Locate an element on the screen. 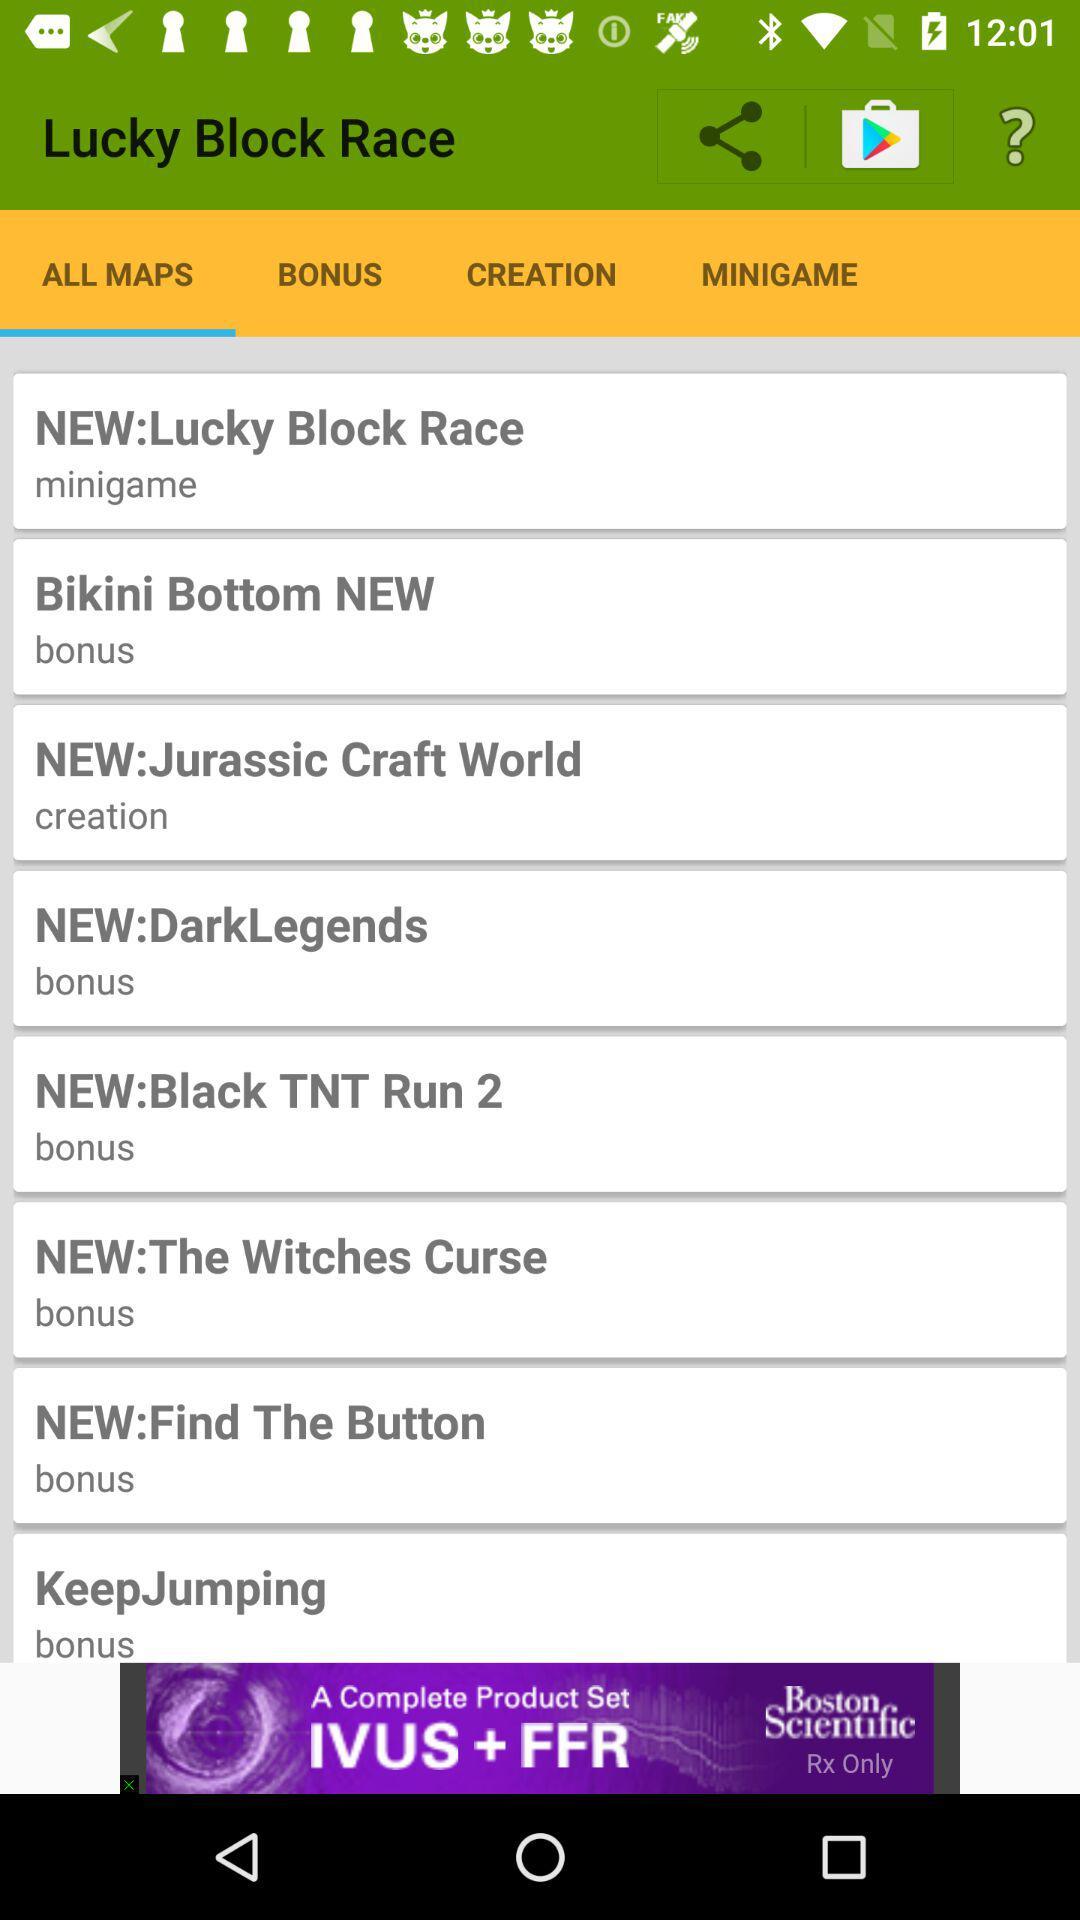  the item below bonus is located at coordinates (540, 1727).